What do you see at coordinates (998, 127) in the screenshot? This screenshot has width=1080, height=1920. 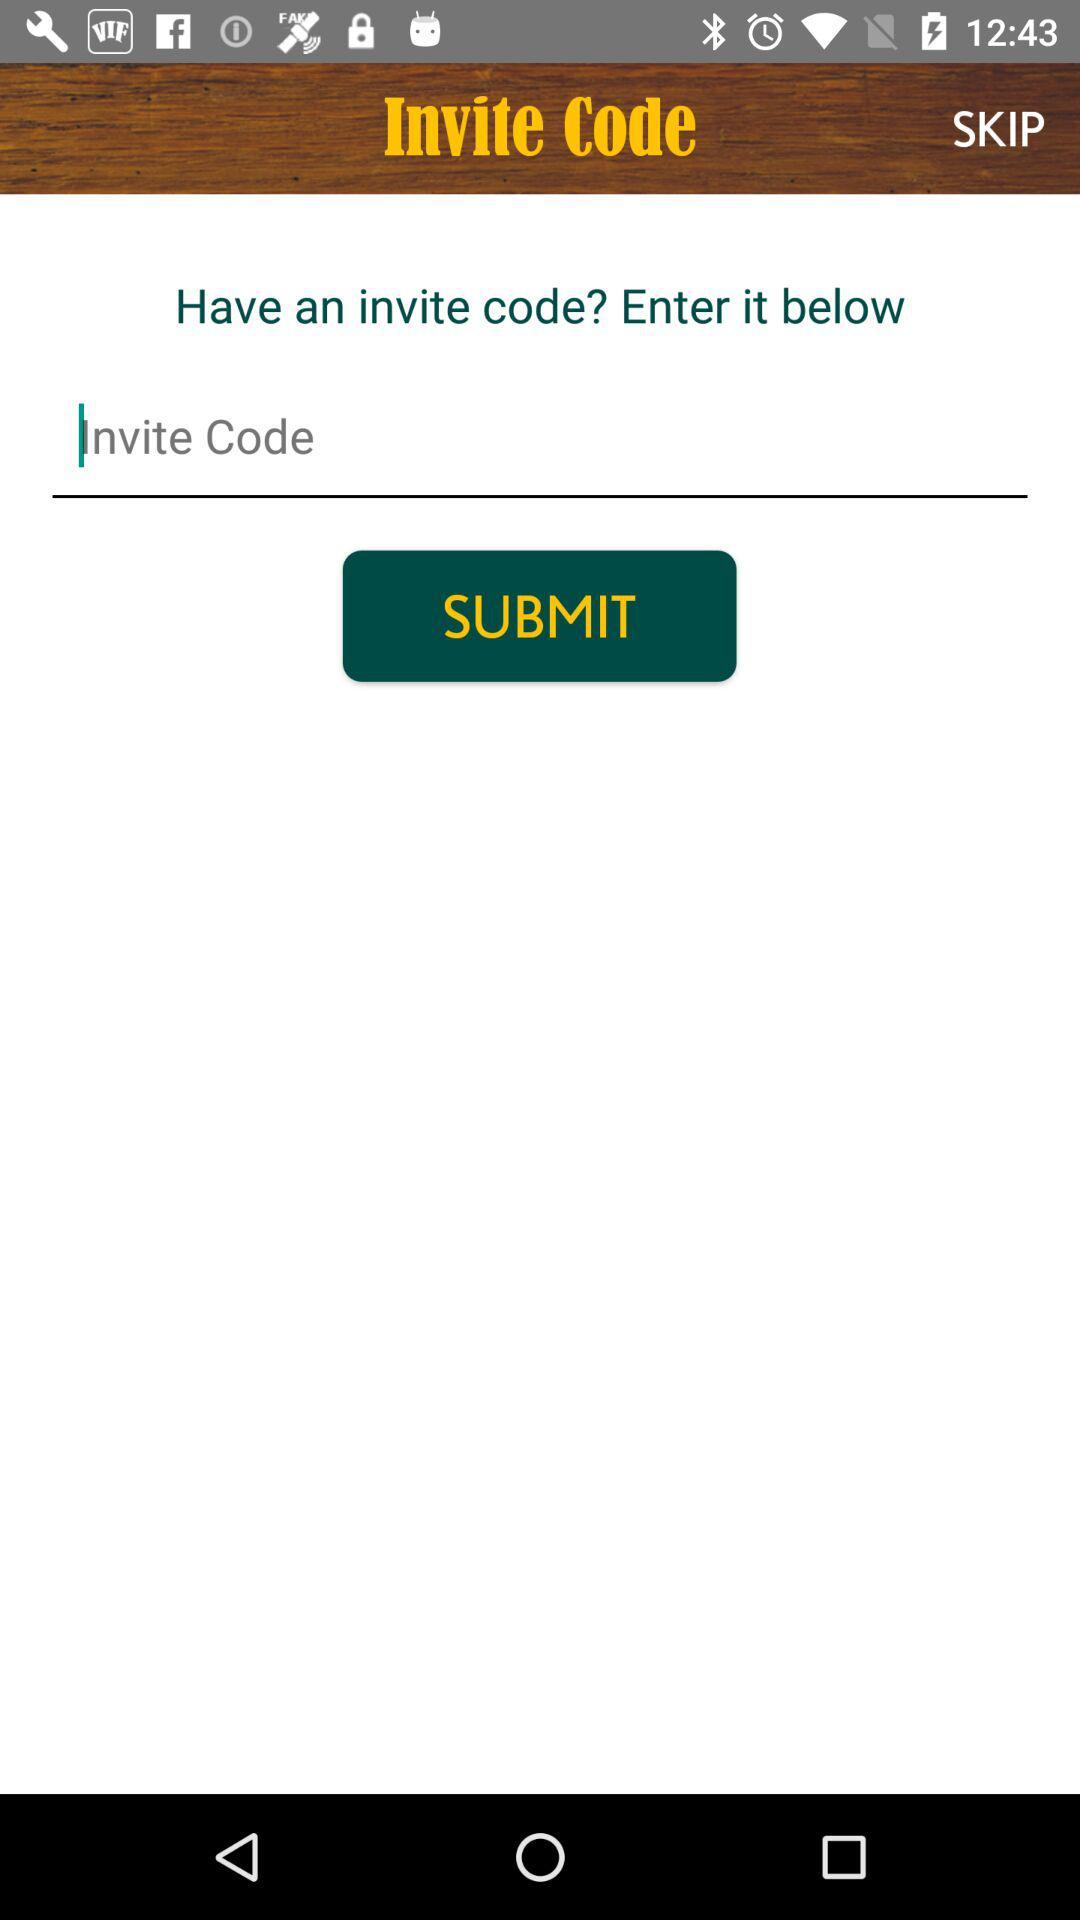 I see `skip icon` at bounding box center [998, 127].